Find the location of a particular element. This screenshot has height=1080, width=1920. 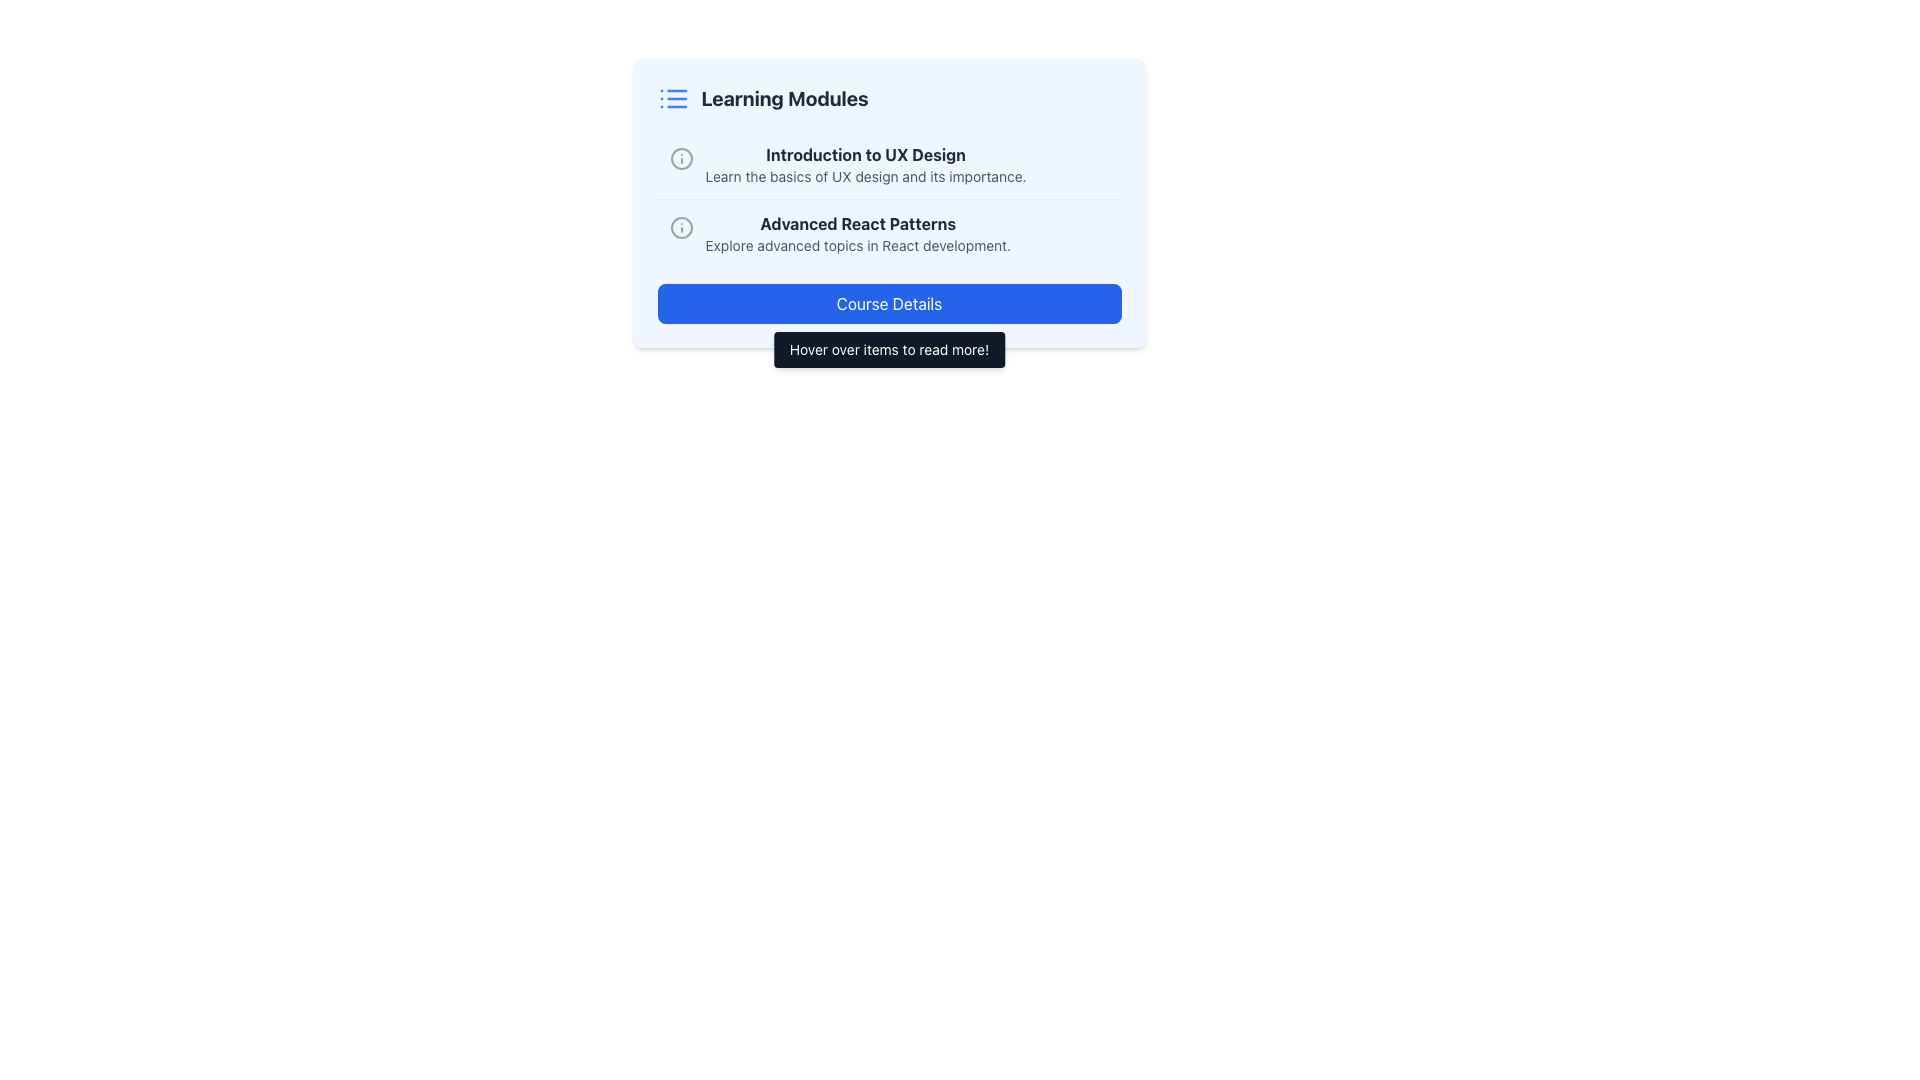

the 'Learning Modules' static text element, which is bold, large, and dark gray, located near the top-center of the content box on a light blue background is located at coordinates (784, 99).